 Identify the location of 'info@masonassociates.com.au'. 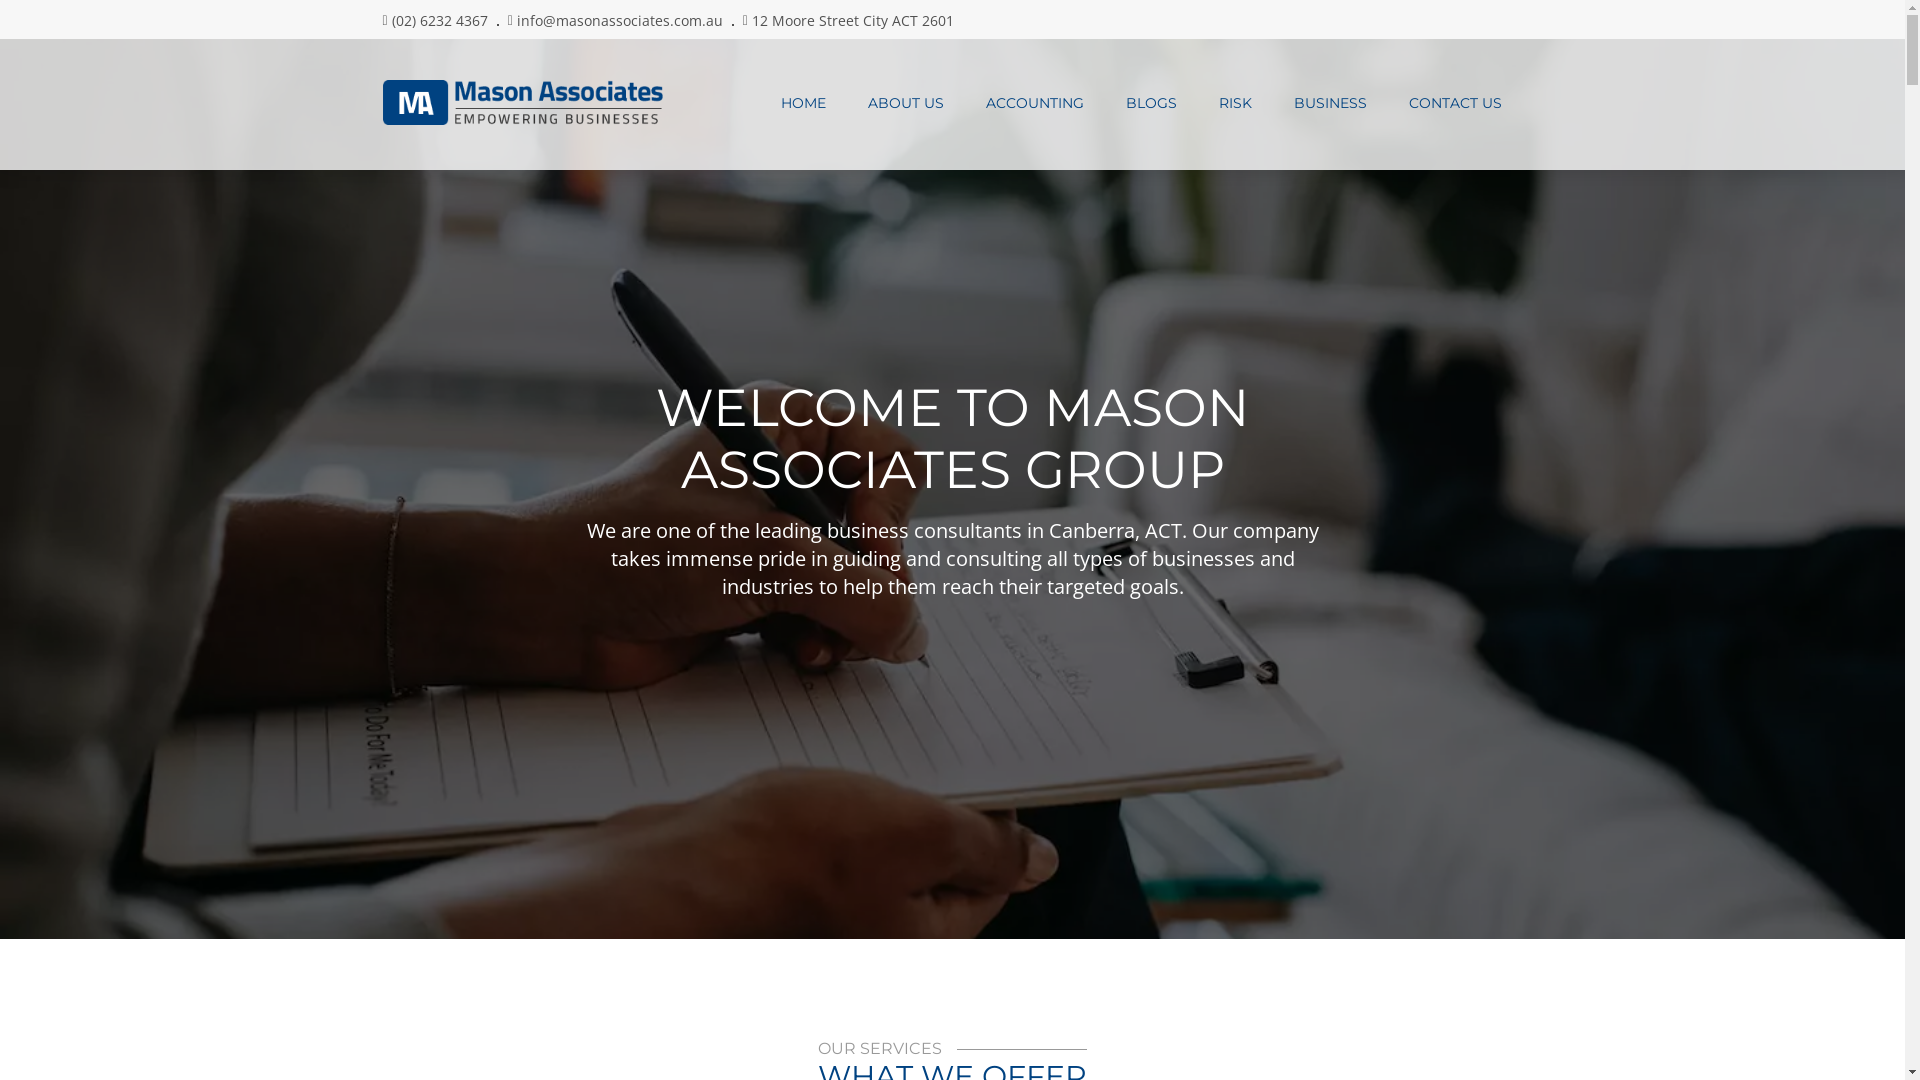
(618, 20).